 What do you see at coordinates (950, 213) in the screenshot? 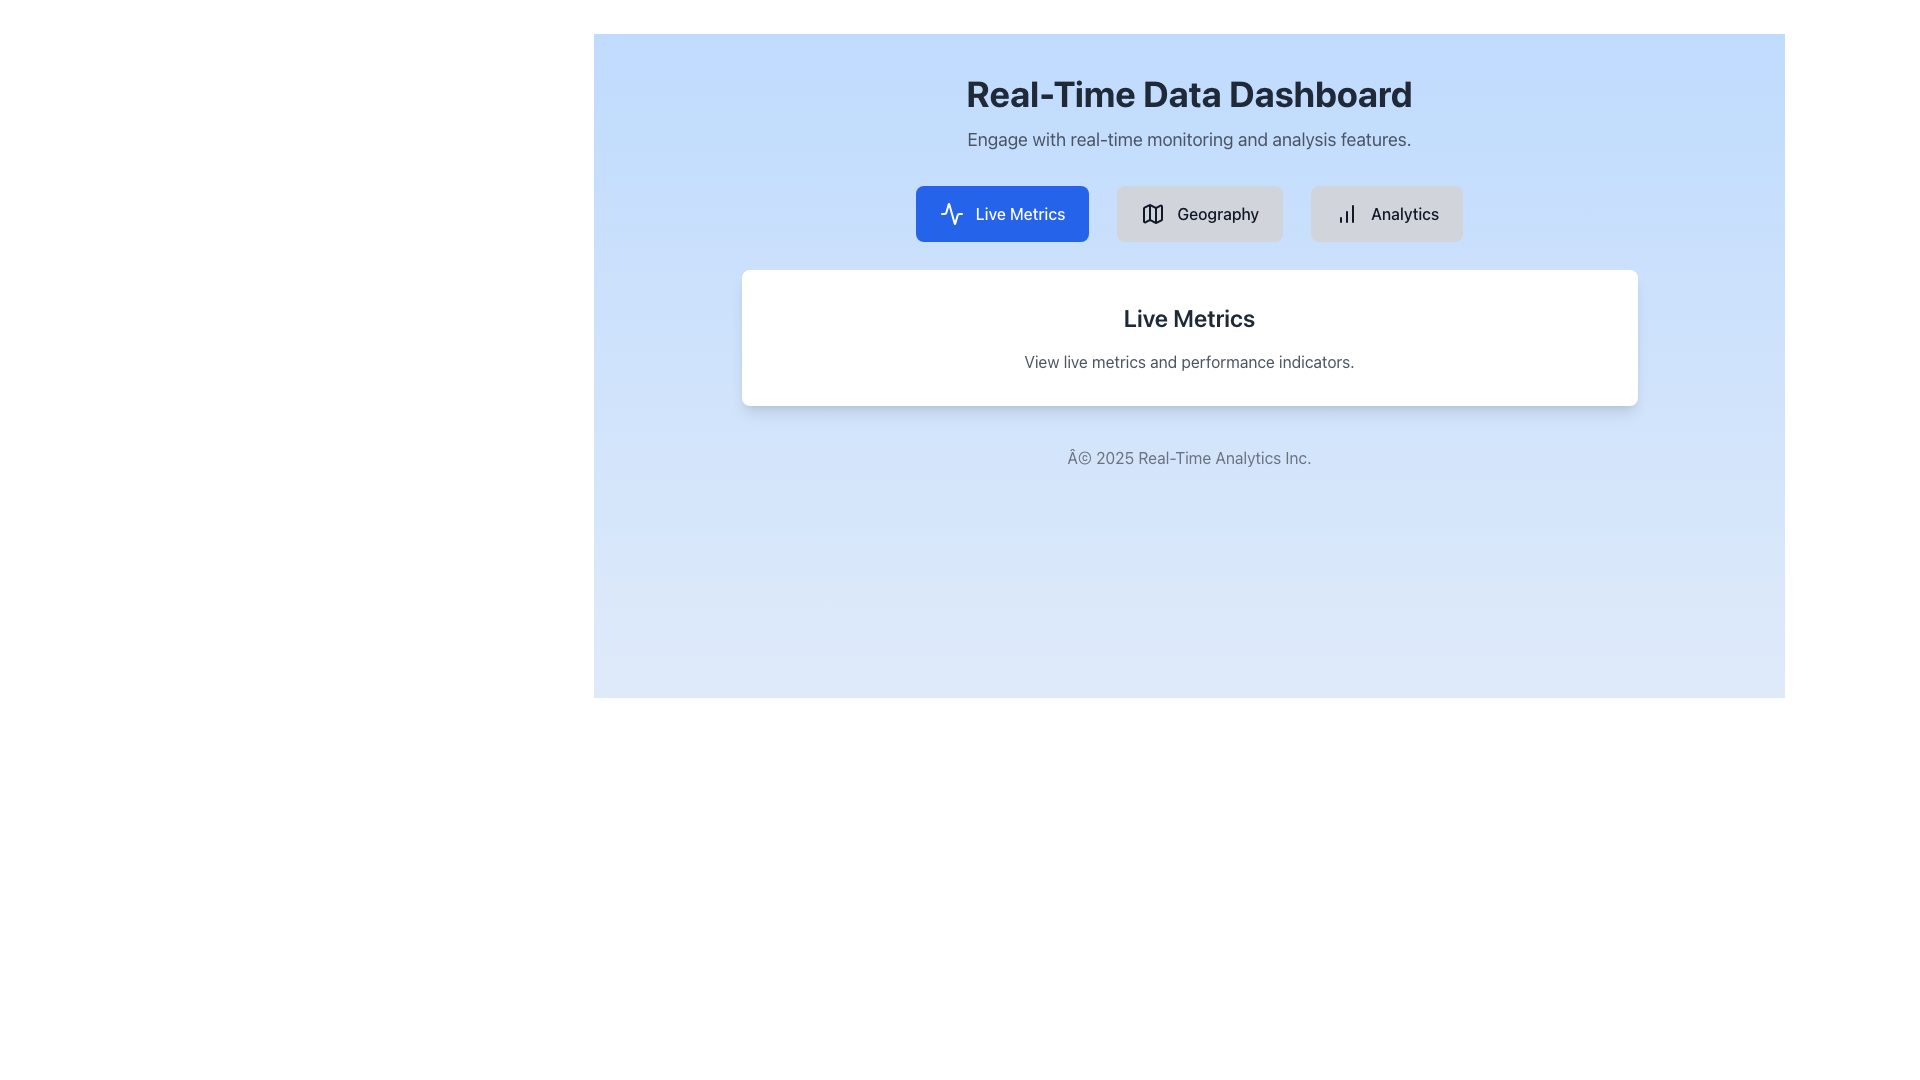
I see `the graphical icon resembling a zig-zag line within the 'Live Metrics' button at the top of the dashboard` at bounding box center [950, 213].